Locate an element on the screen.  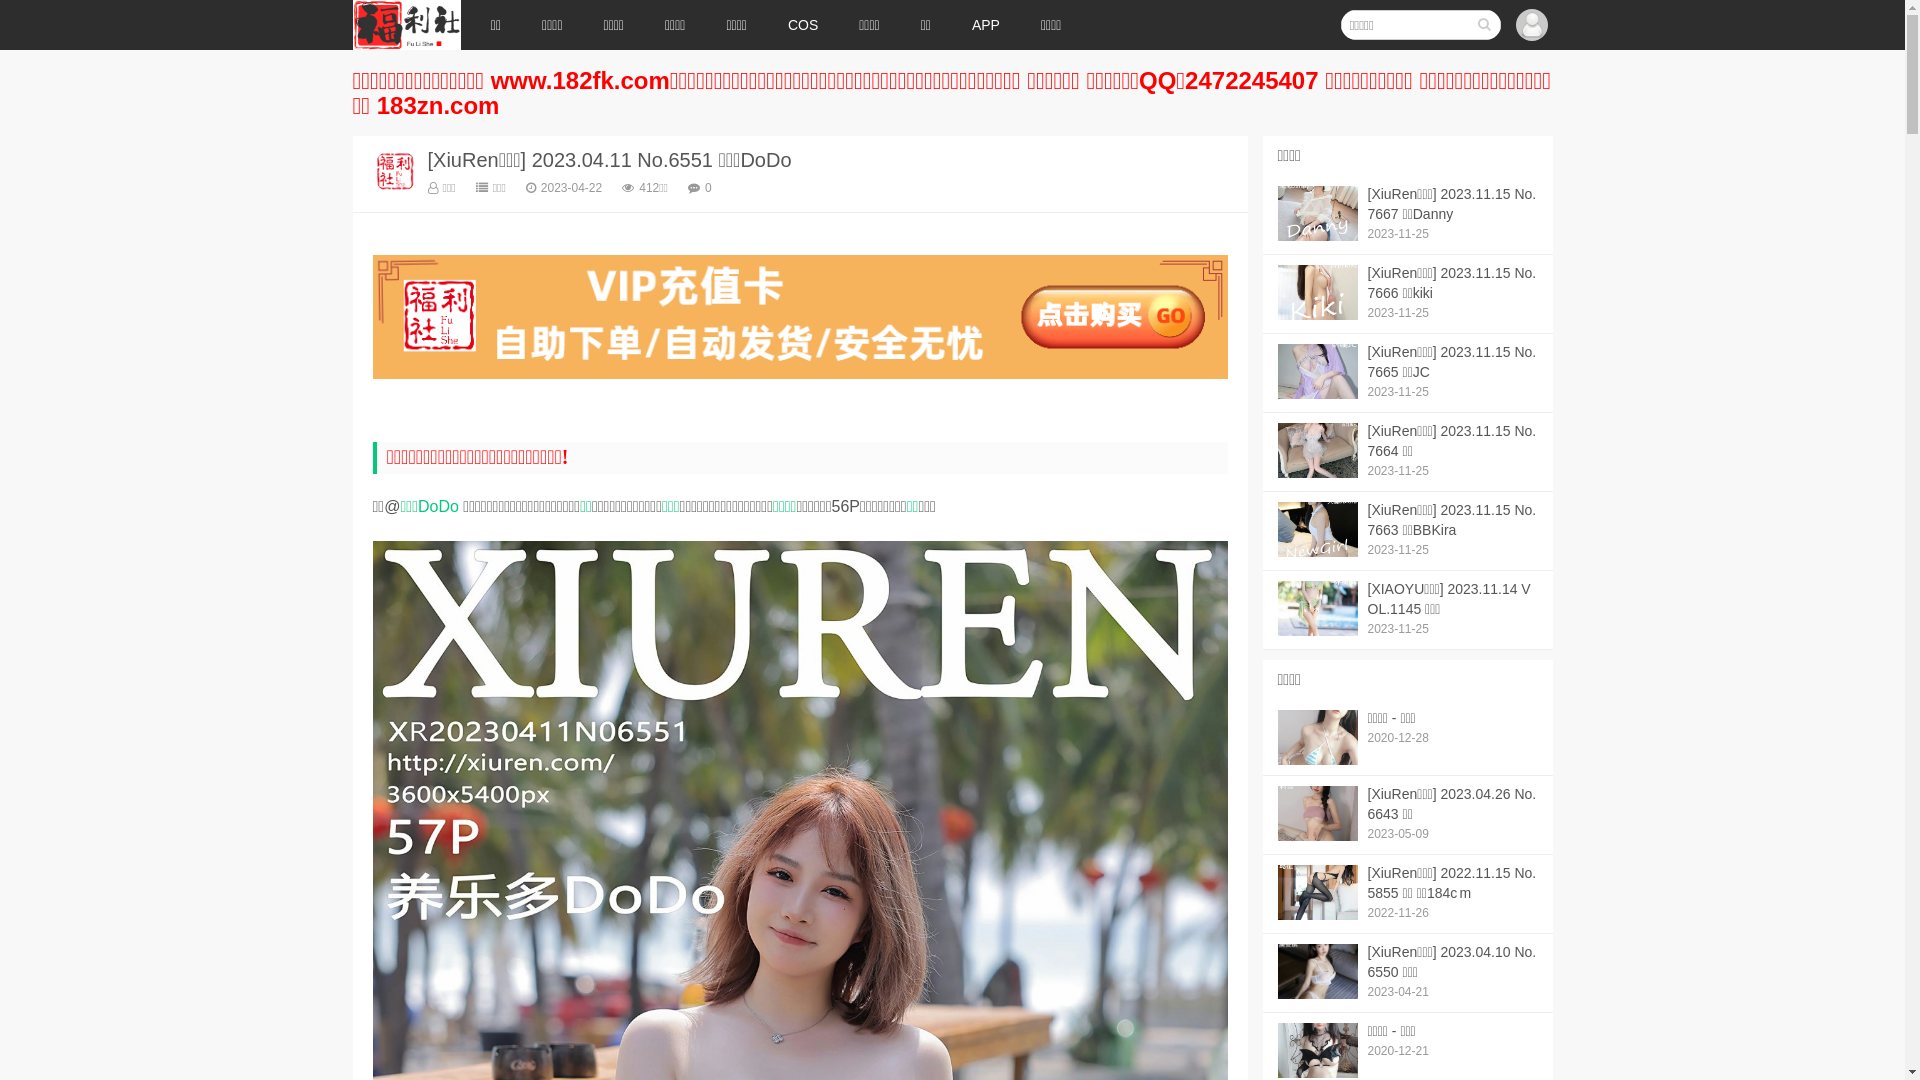
'APP' is located at coordinates (950, 24).